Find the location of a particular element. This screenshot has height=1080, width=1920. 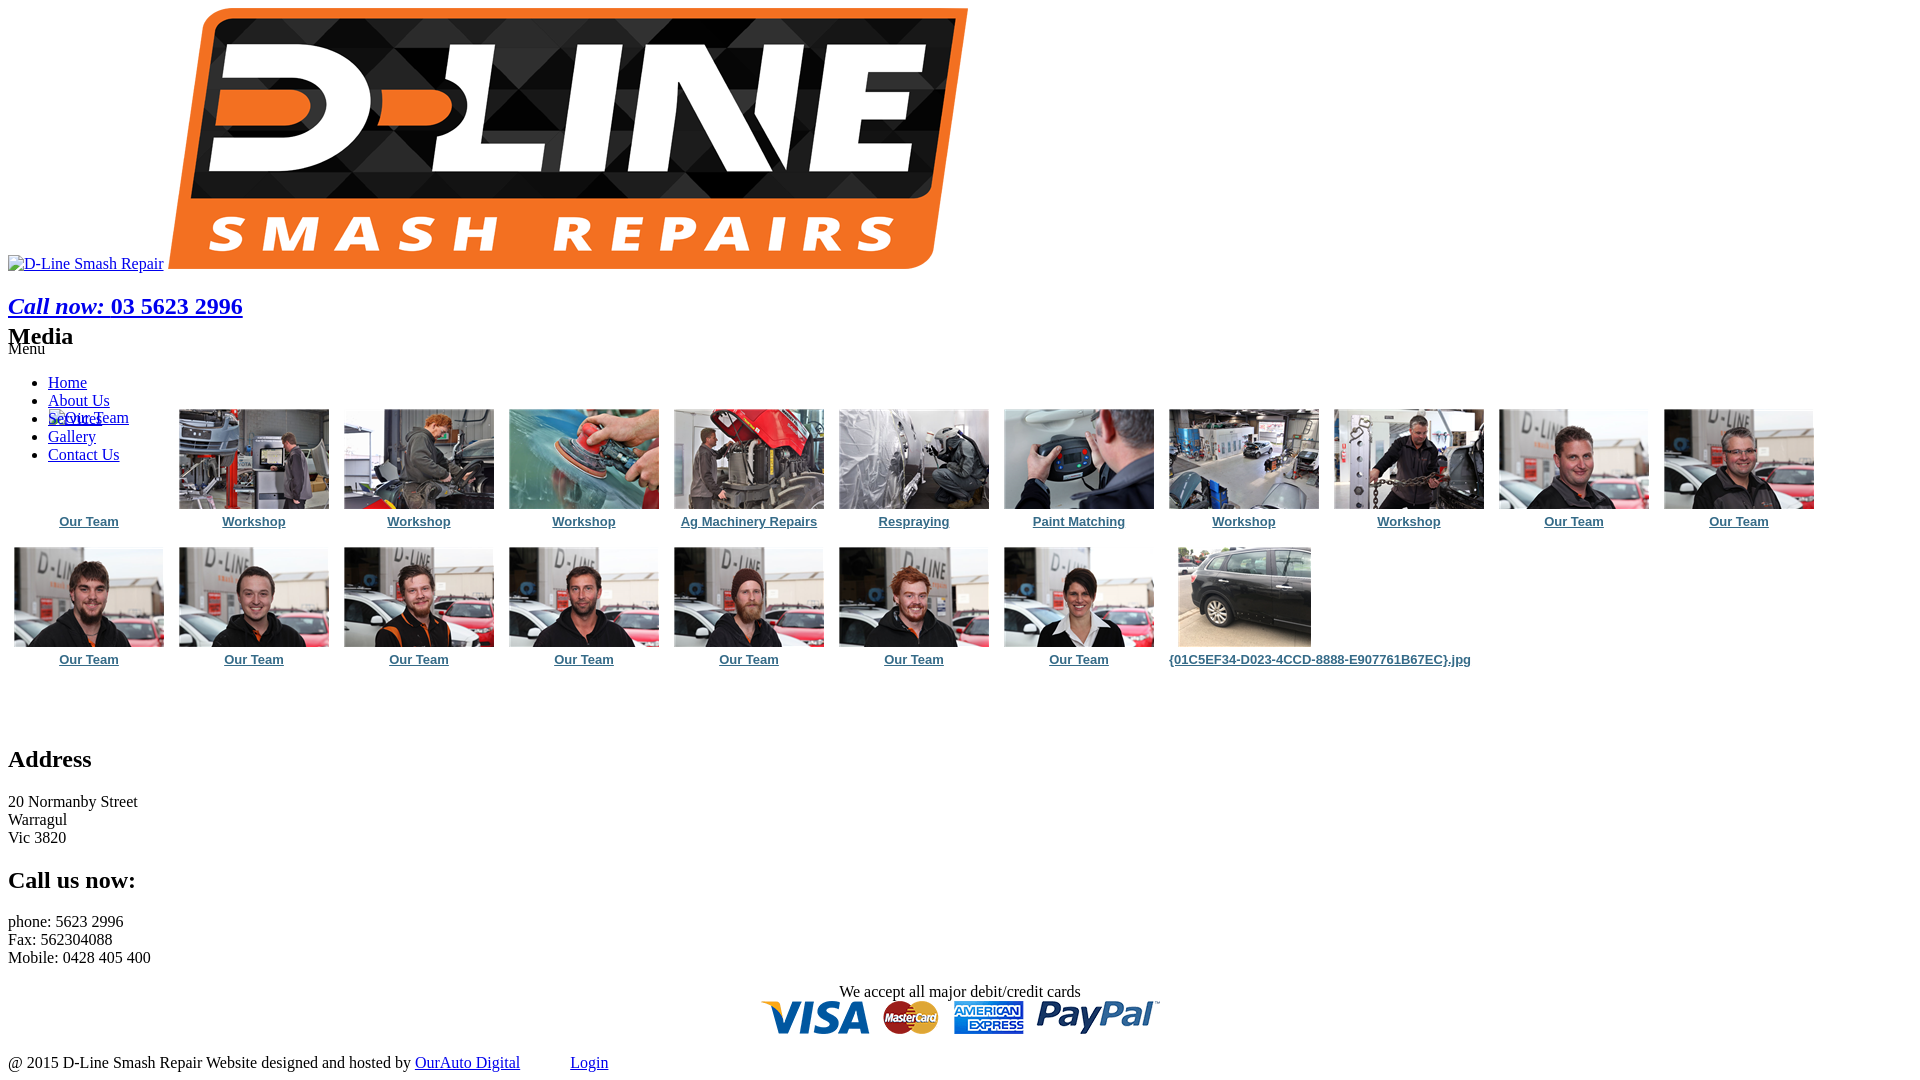

'Our Team' is located at coordinates (88, 520).